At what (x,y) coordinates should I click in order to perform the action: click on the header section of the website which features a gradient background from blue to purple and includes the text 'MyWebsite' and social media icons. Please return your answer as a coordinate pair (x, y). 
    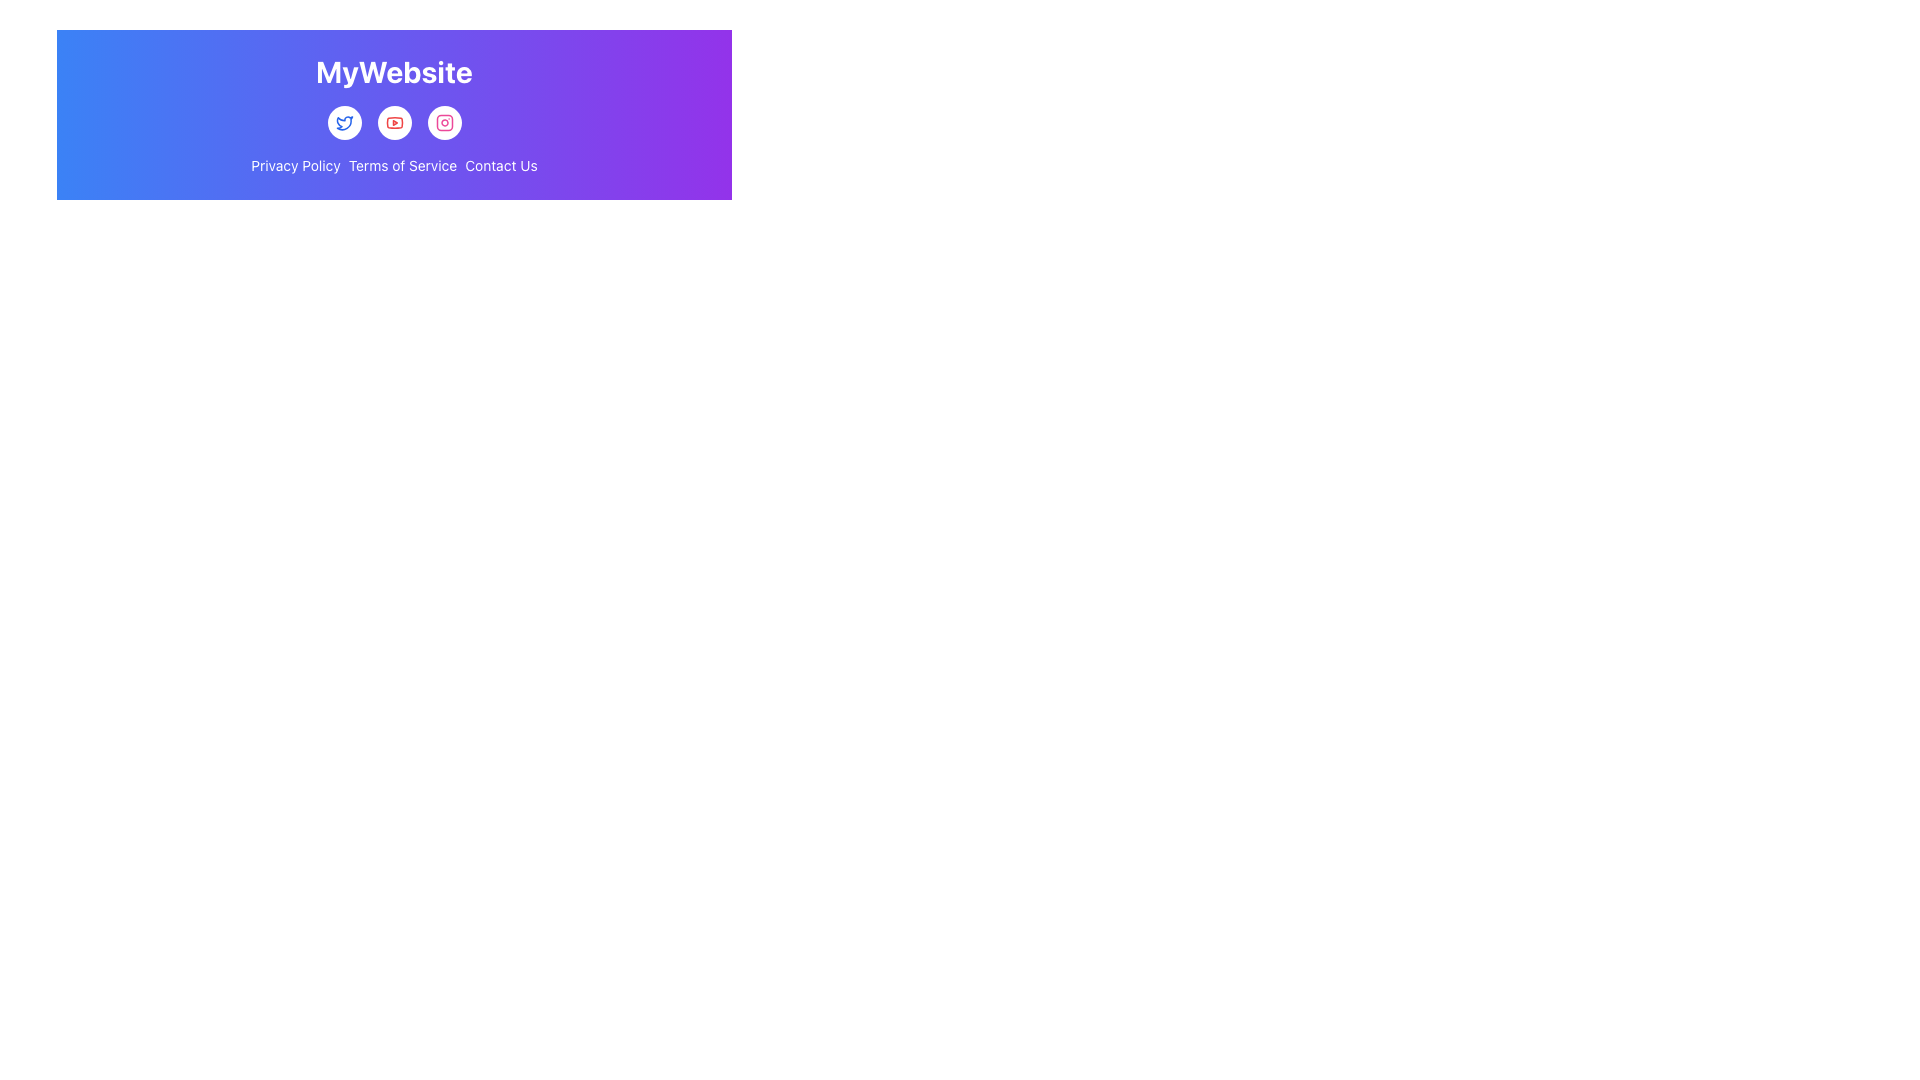
    Looking at the image, I should click on (394, 115).